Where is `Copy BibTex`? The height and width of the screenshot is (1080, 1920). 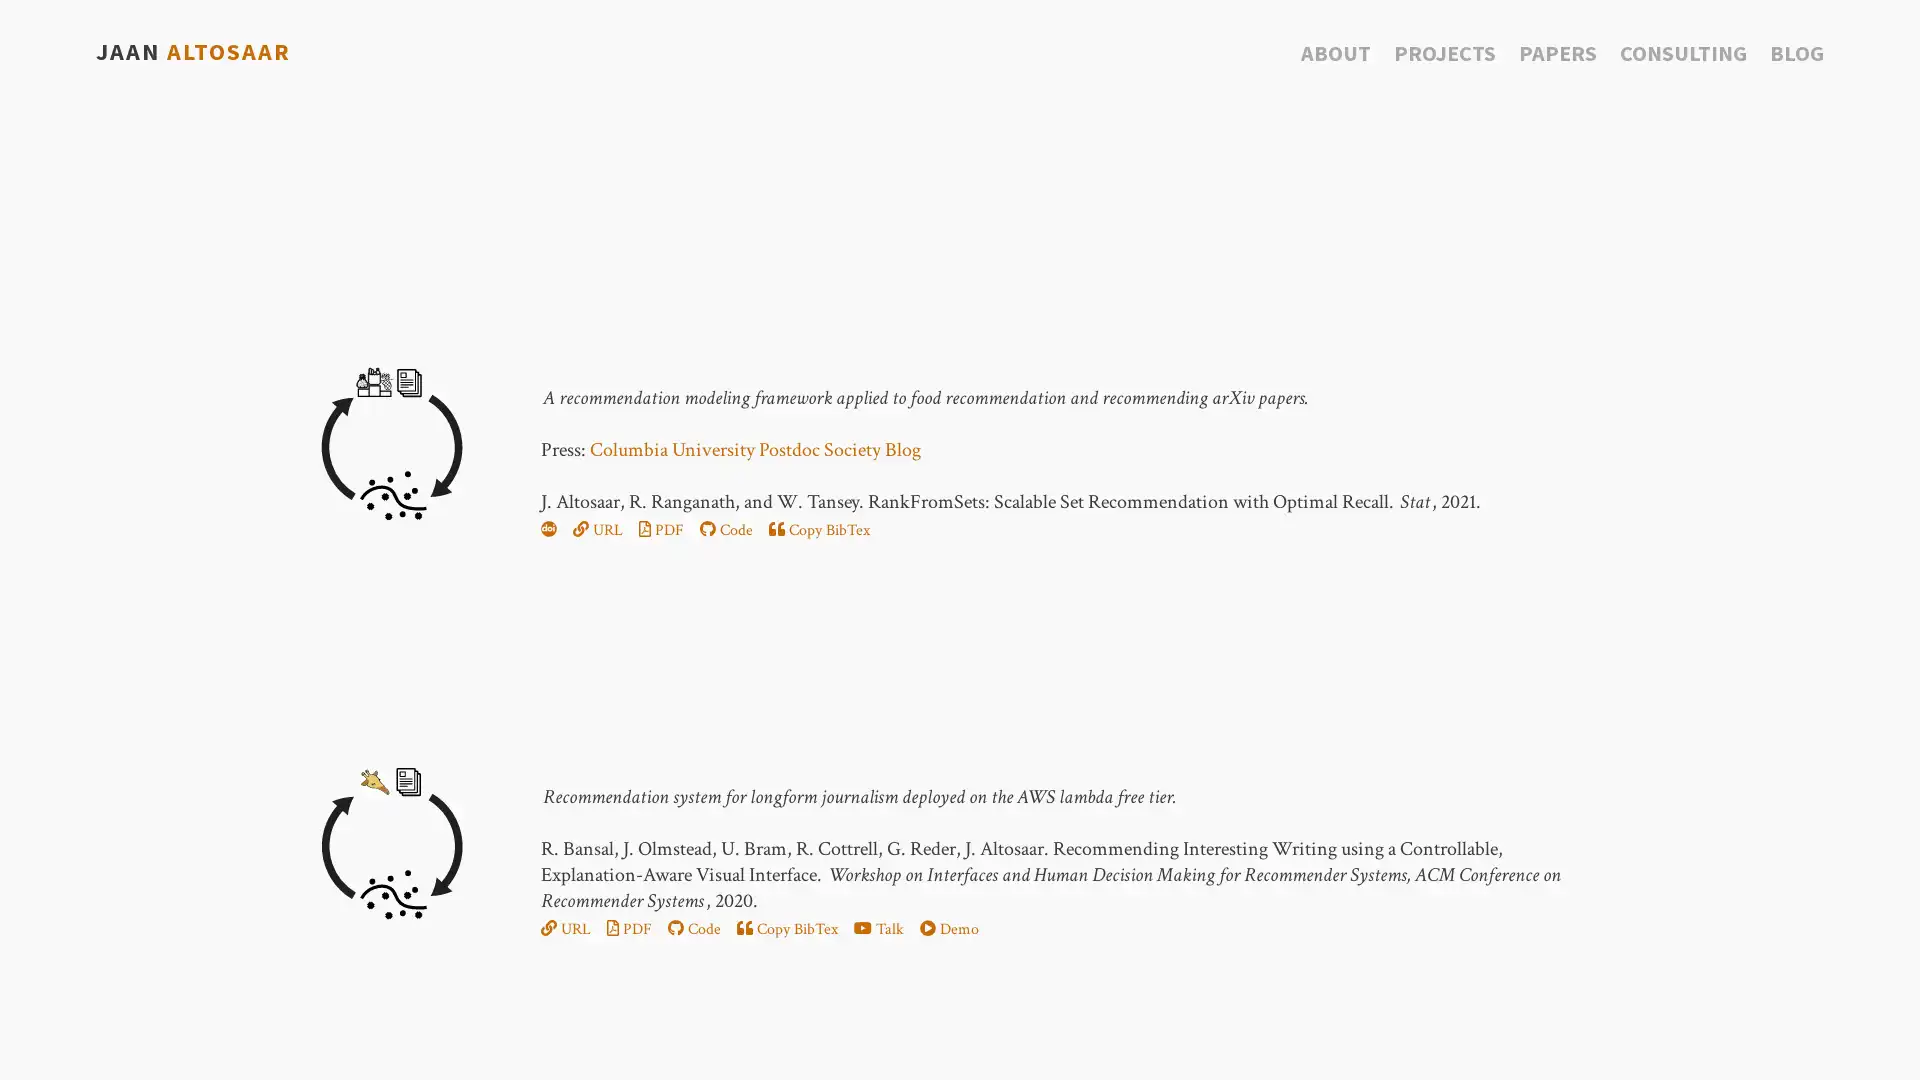
Copy BibTex is located at coordinates (785, 929).